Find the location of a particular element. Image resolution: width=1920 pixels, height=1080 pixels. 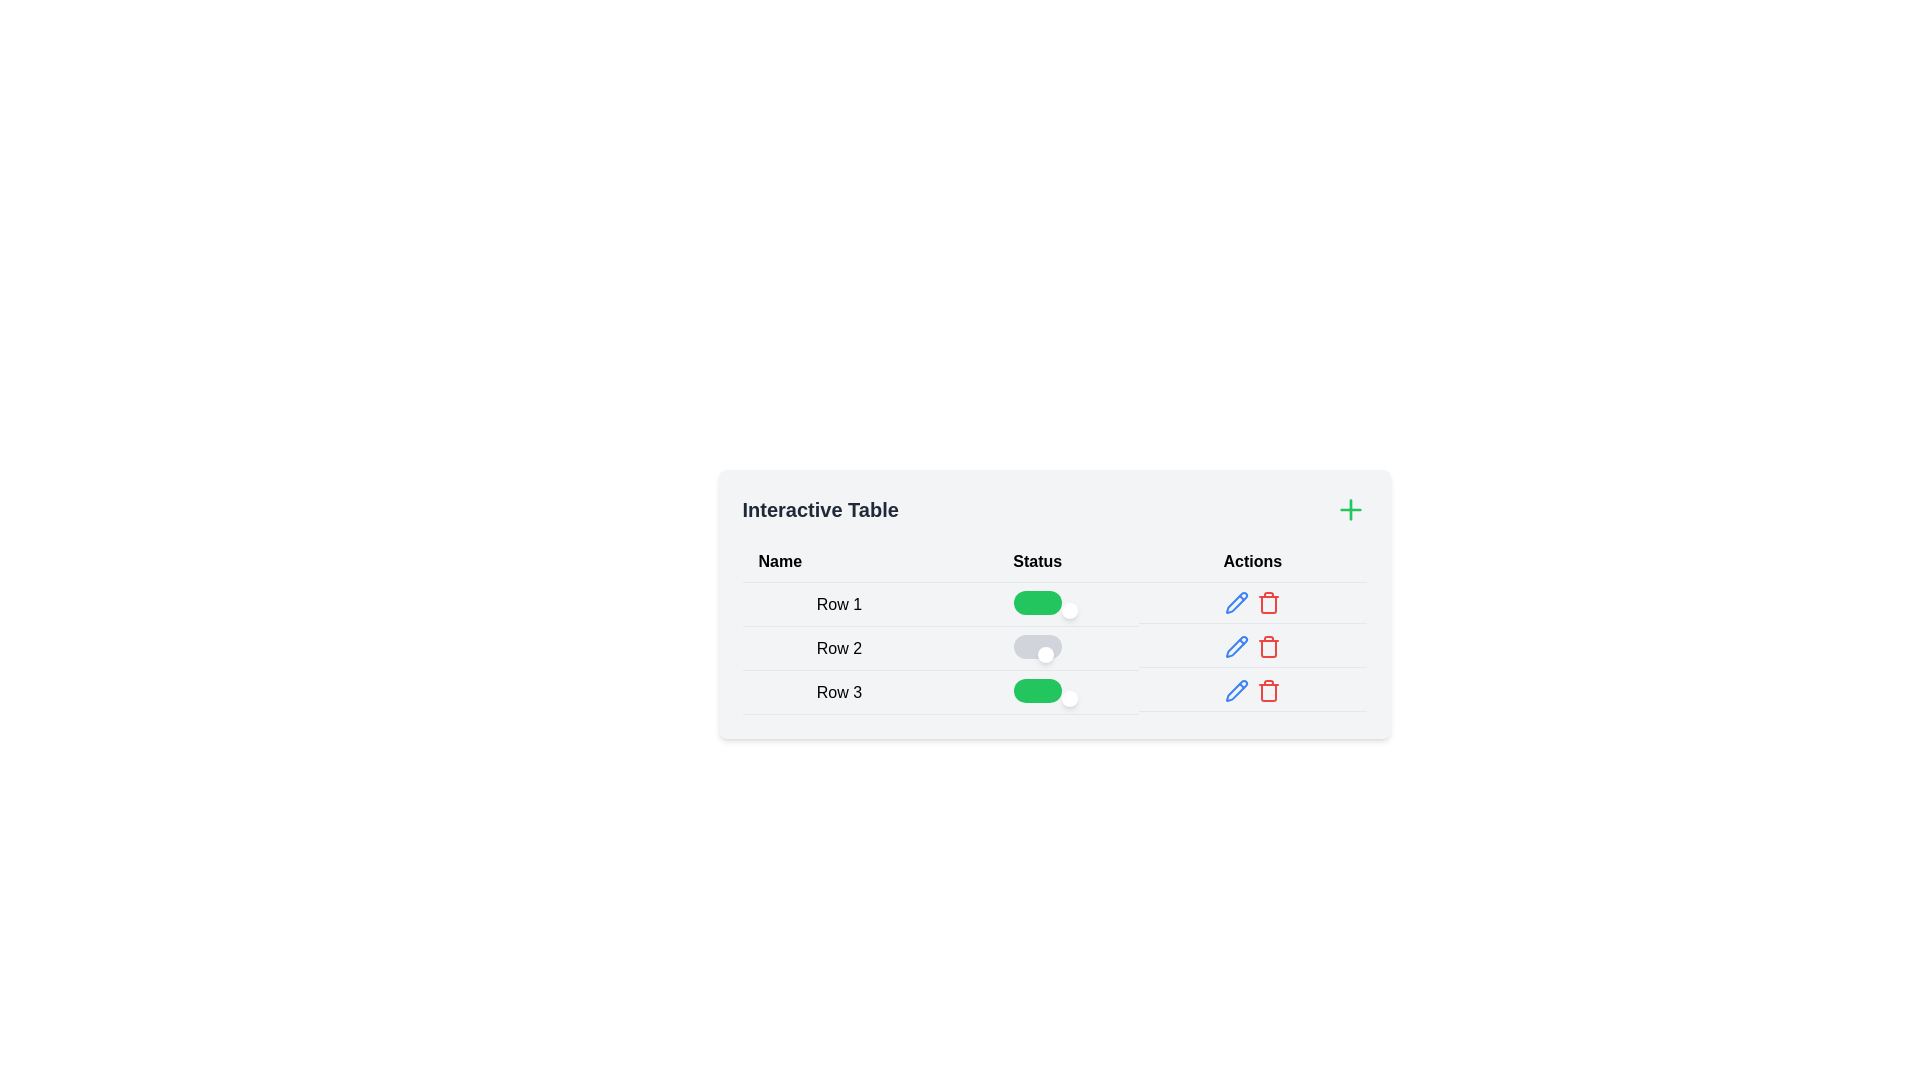

the green plus-shaped button located to the right of the 'Interactive Table' header is located at coordinates (1350, 508).